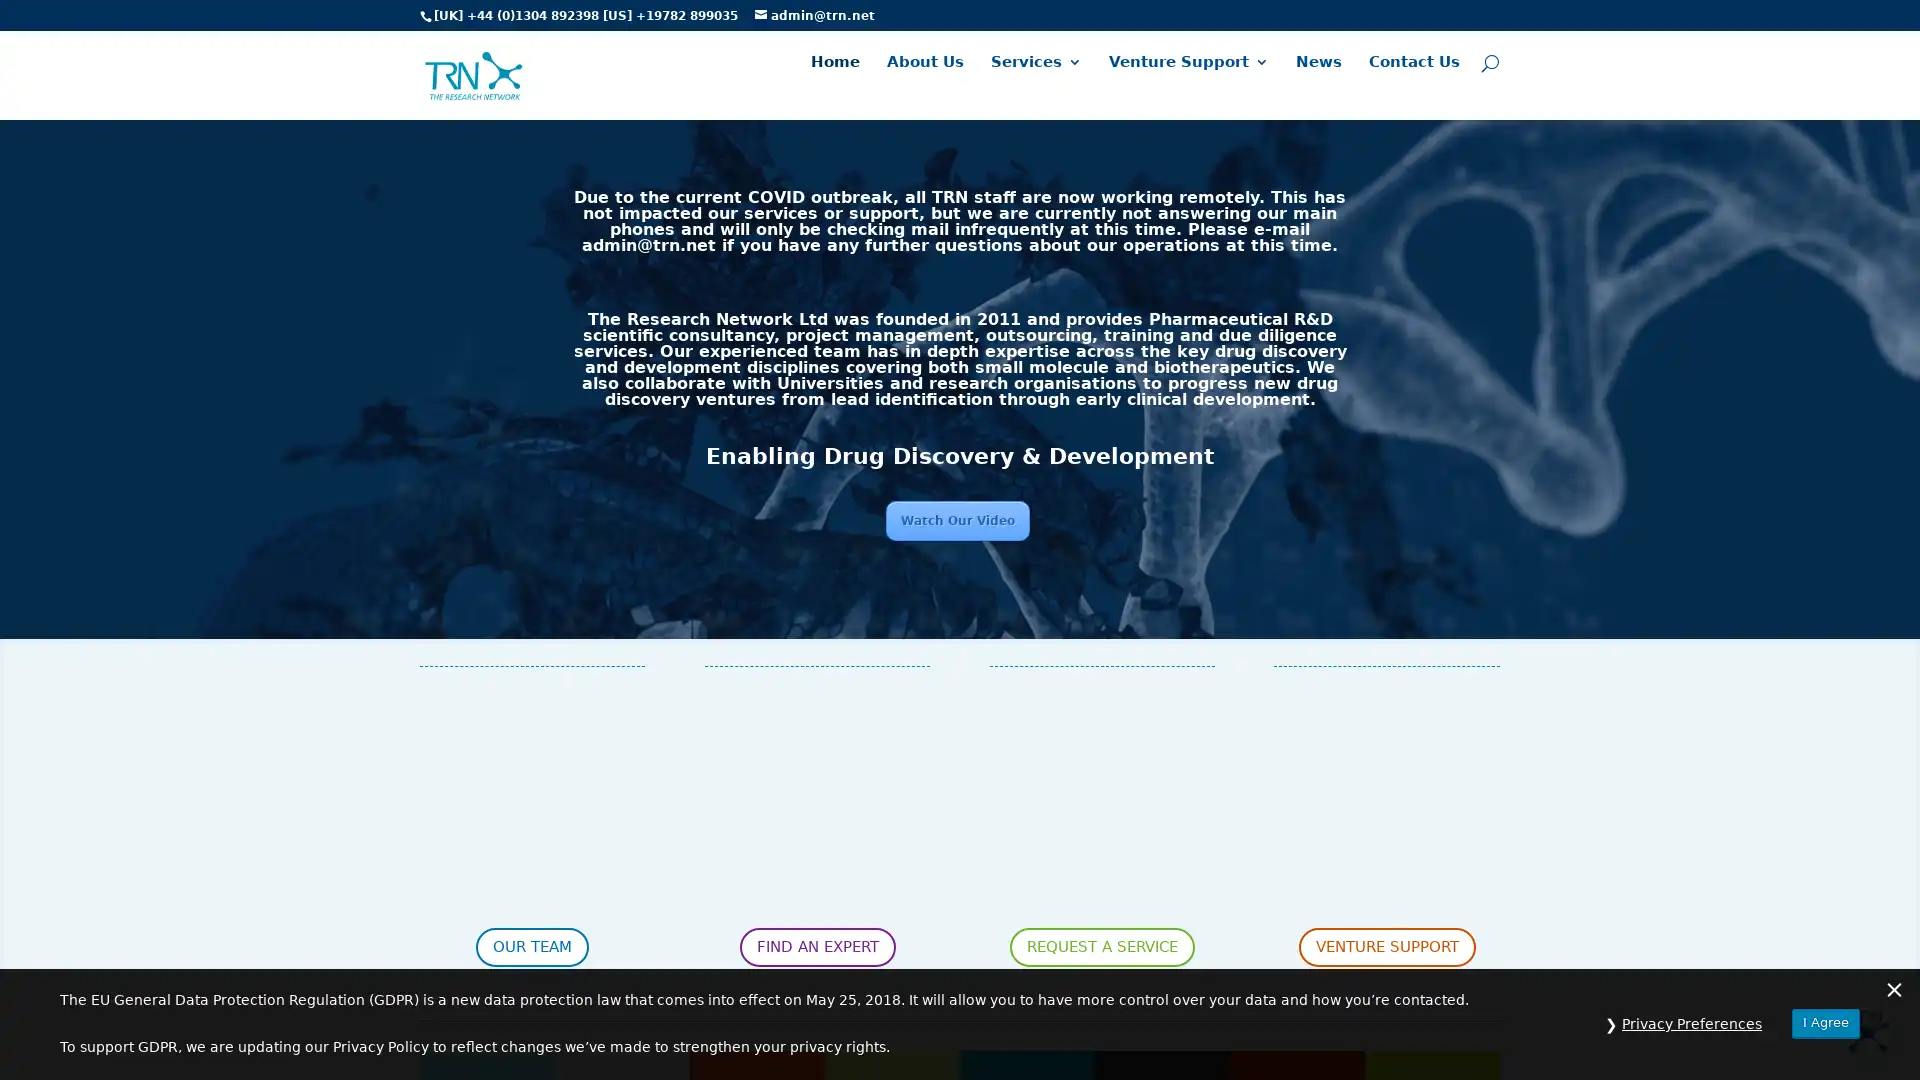 This screenshot has width=1920, height=1080. I want to click on I Agree, so click(1825, 1022).